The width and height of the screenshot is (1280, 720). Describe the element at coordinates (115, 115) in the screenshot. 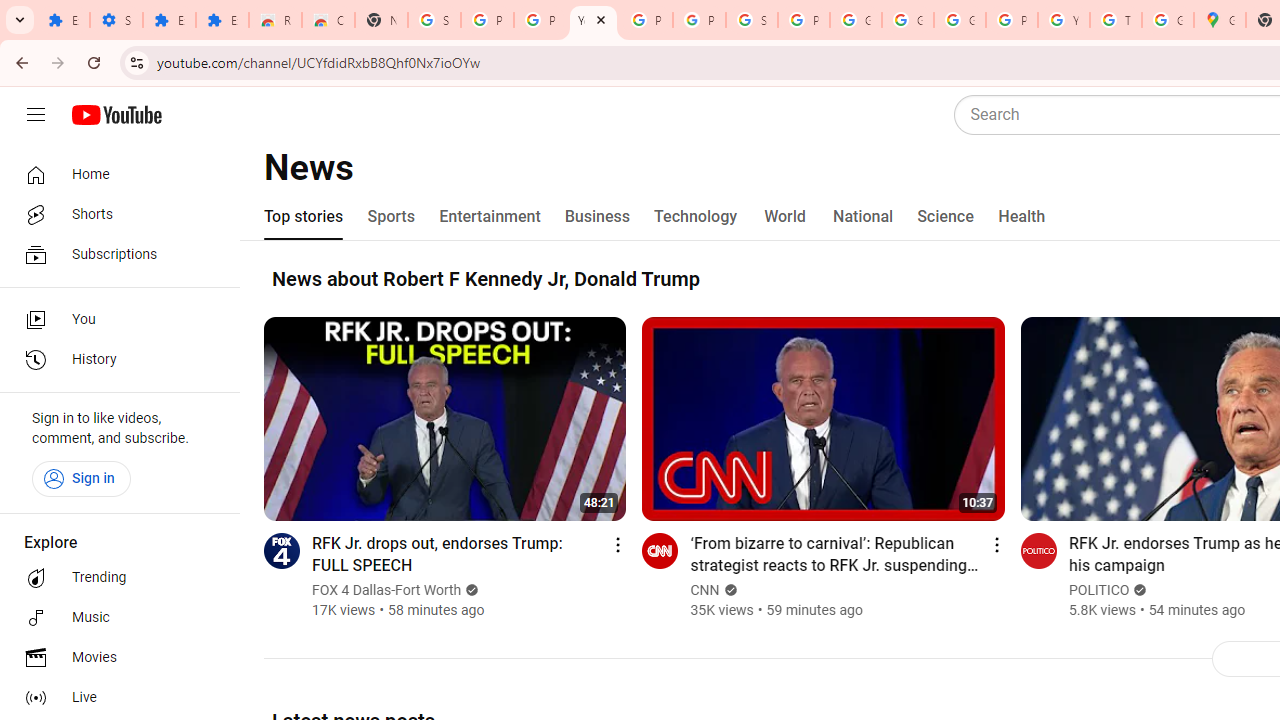

I see `'YouTube Home'` at that location.